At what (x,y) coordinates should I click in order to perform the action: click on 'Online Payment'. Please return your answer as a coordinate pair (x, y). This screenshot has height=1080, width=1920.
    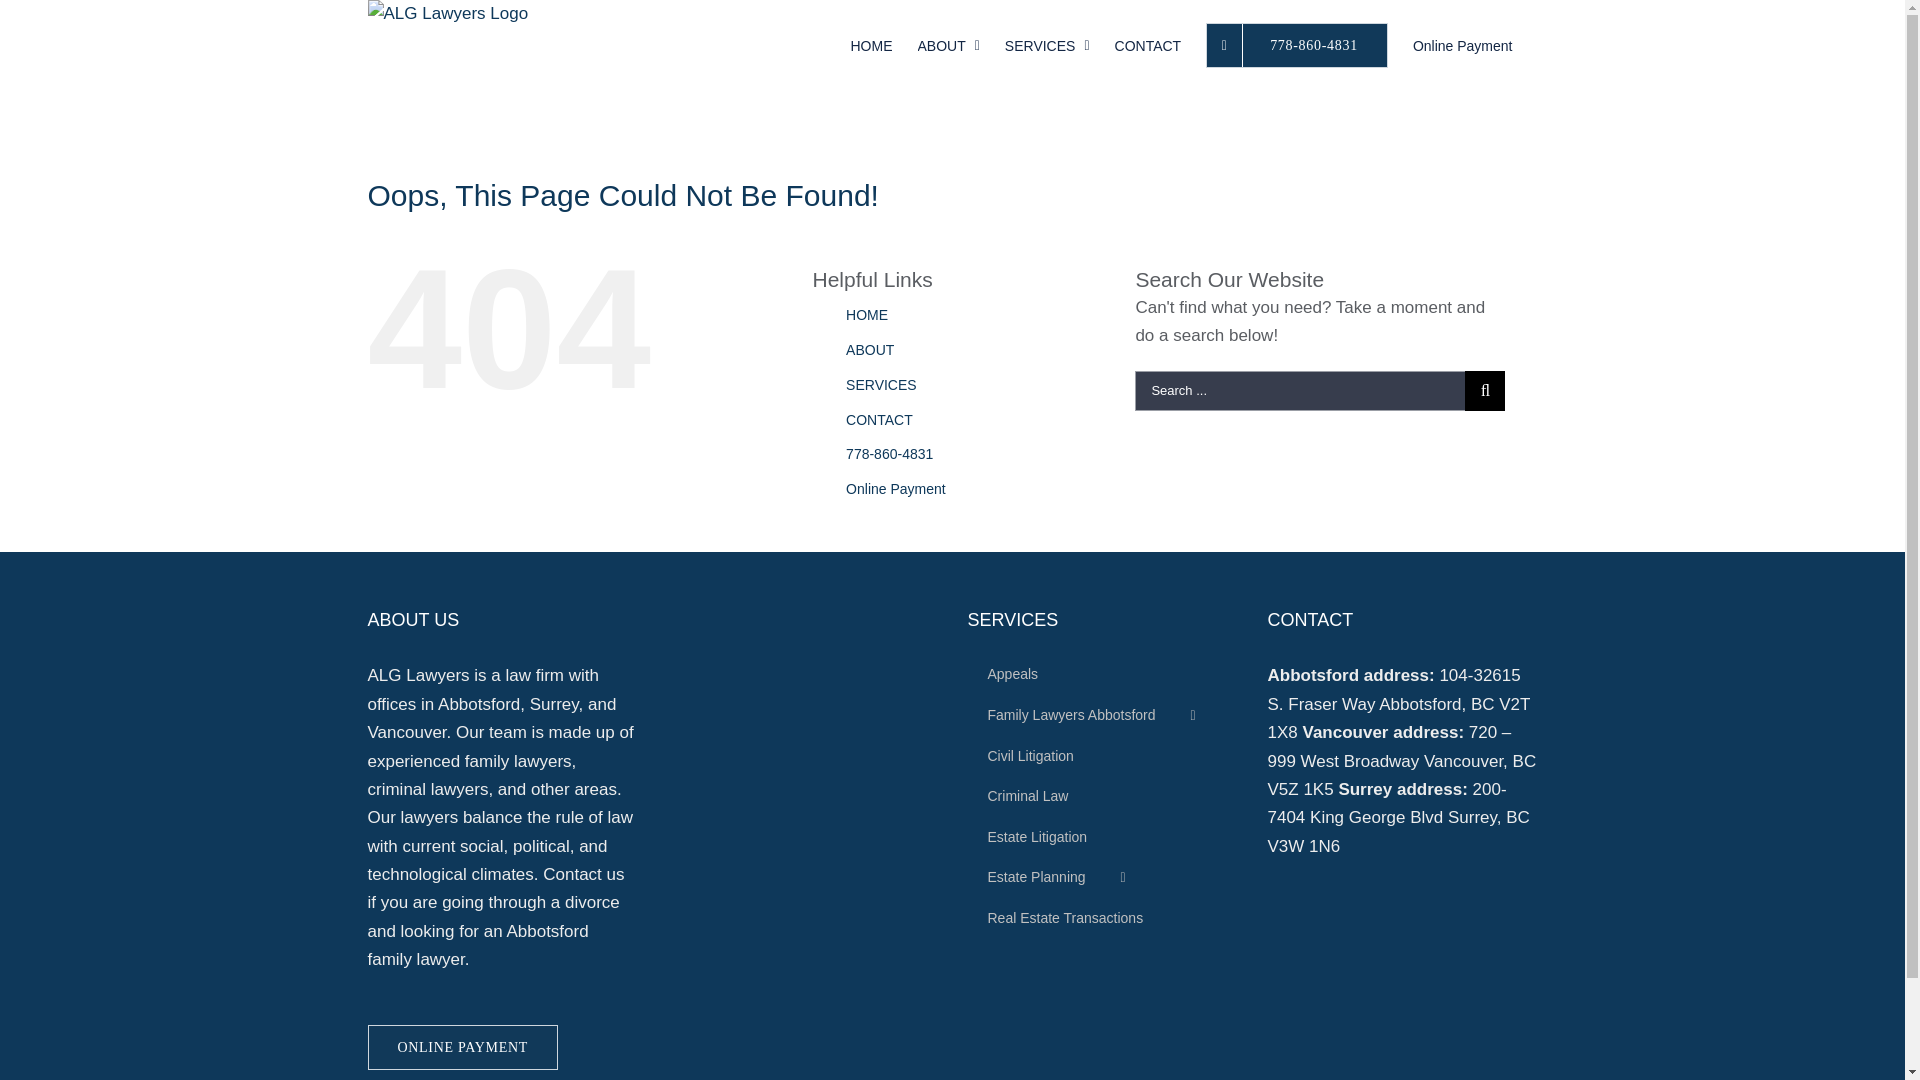
    Looking at the image, I should click on (845, 489).